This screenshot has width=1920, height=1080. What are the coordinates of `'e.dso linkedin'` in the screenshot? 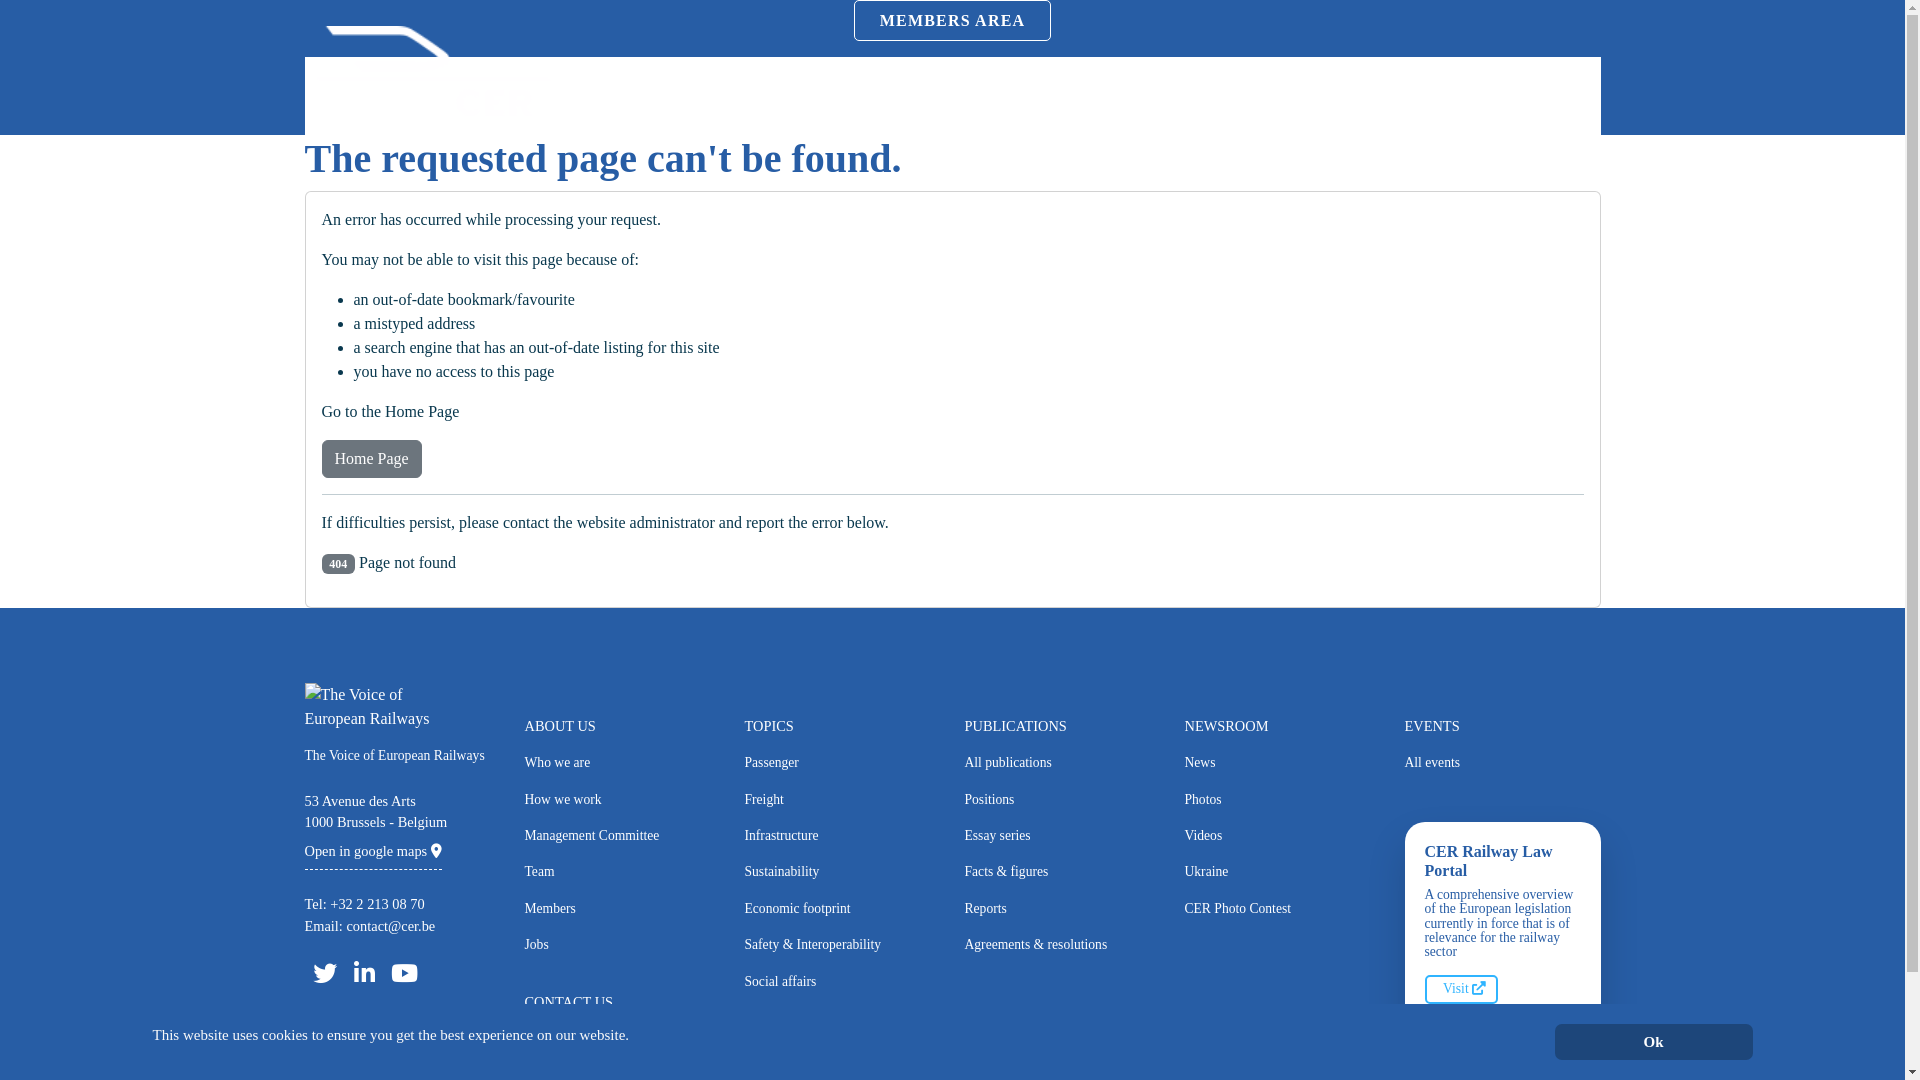 It's located at (364, 971).